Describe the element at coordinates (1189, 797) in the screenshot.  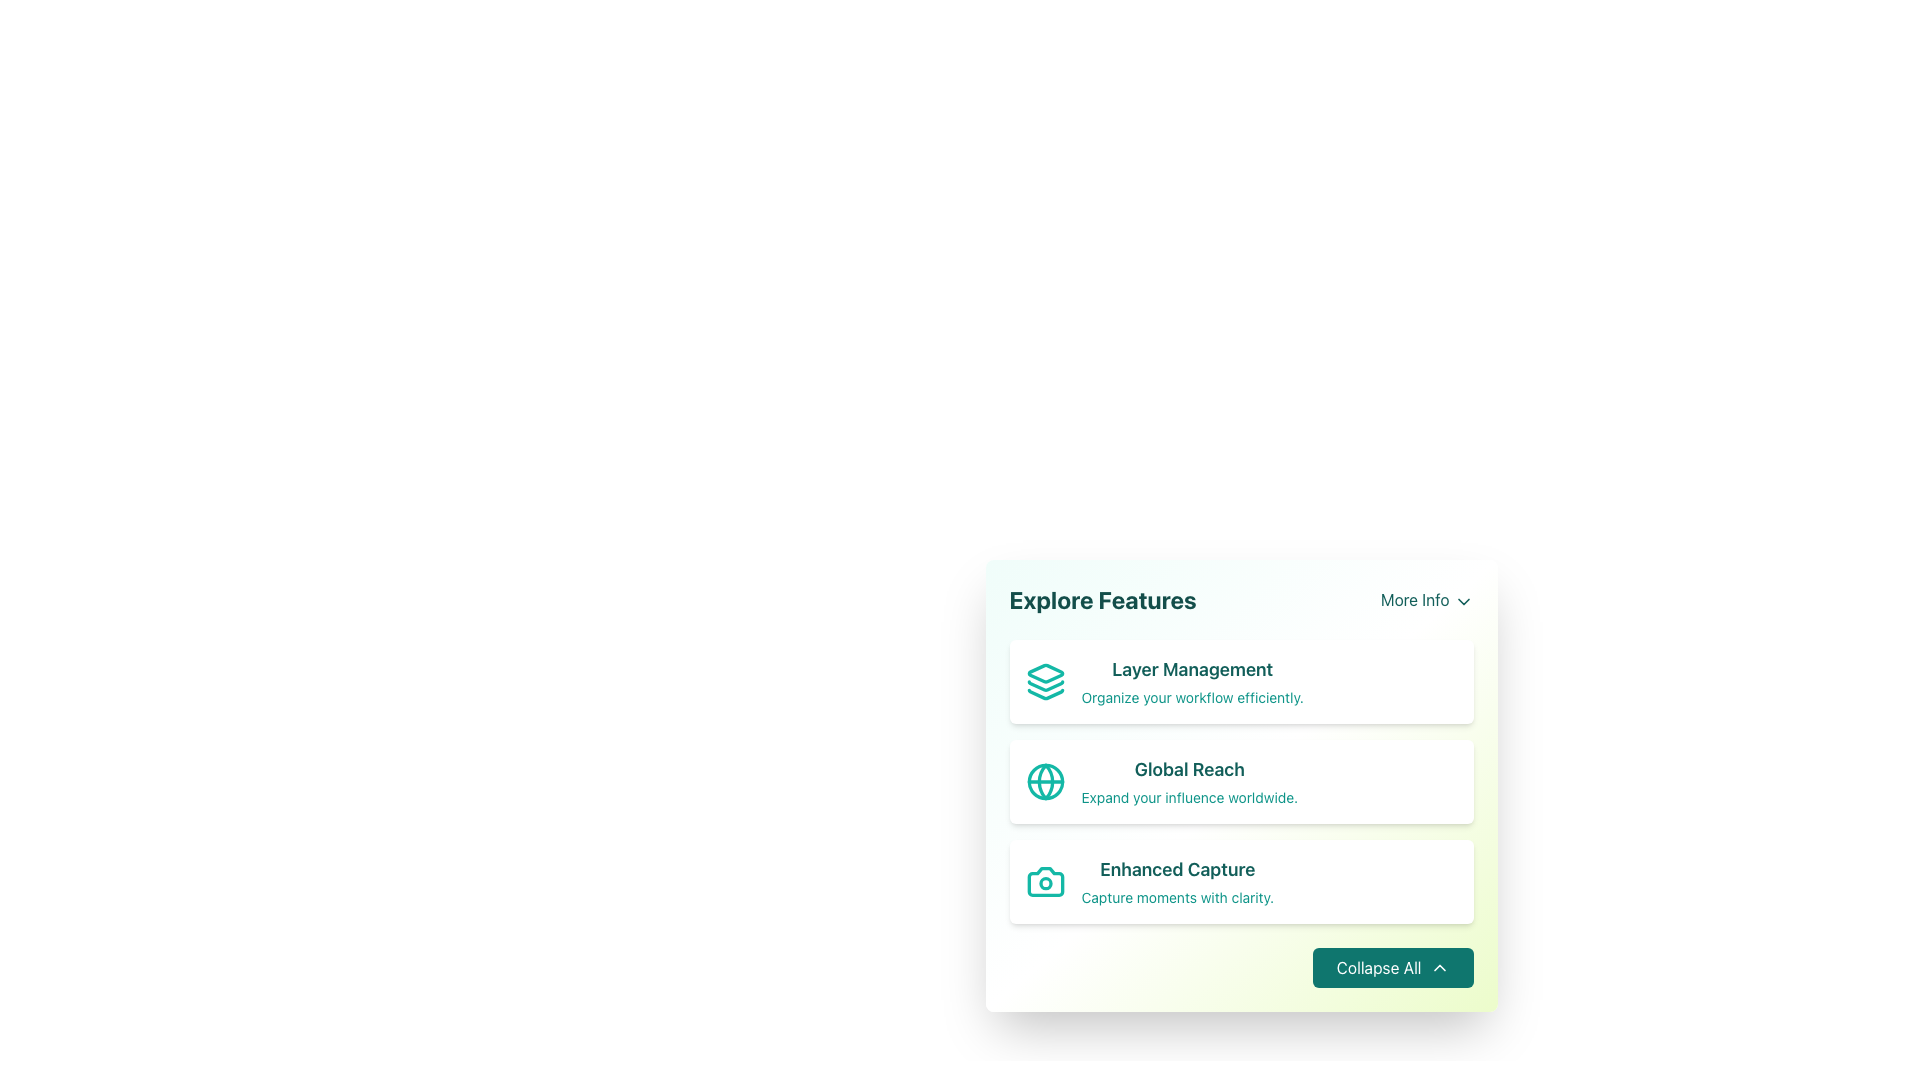
I see `the text label reading 'Expand your influence worldwide.' which is styled in a small, teal-colored font and is located in the lower text section of the 'Global Reach' card` at that location.